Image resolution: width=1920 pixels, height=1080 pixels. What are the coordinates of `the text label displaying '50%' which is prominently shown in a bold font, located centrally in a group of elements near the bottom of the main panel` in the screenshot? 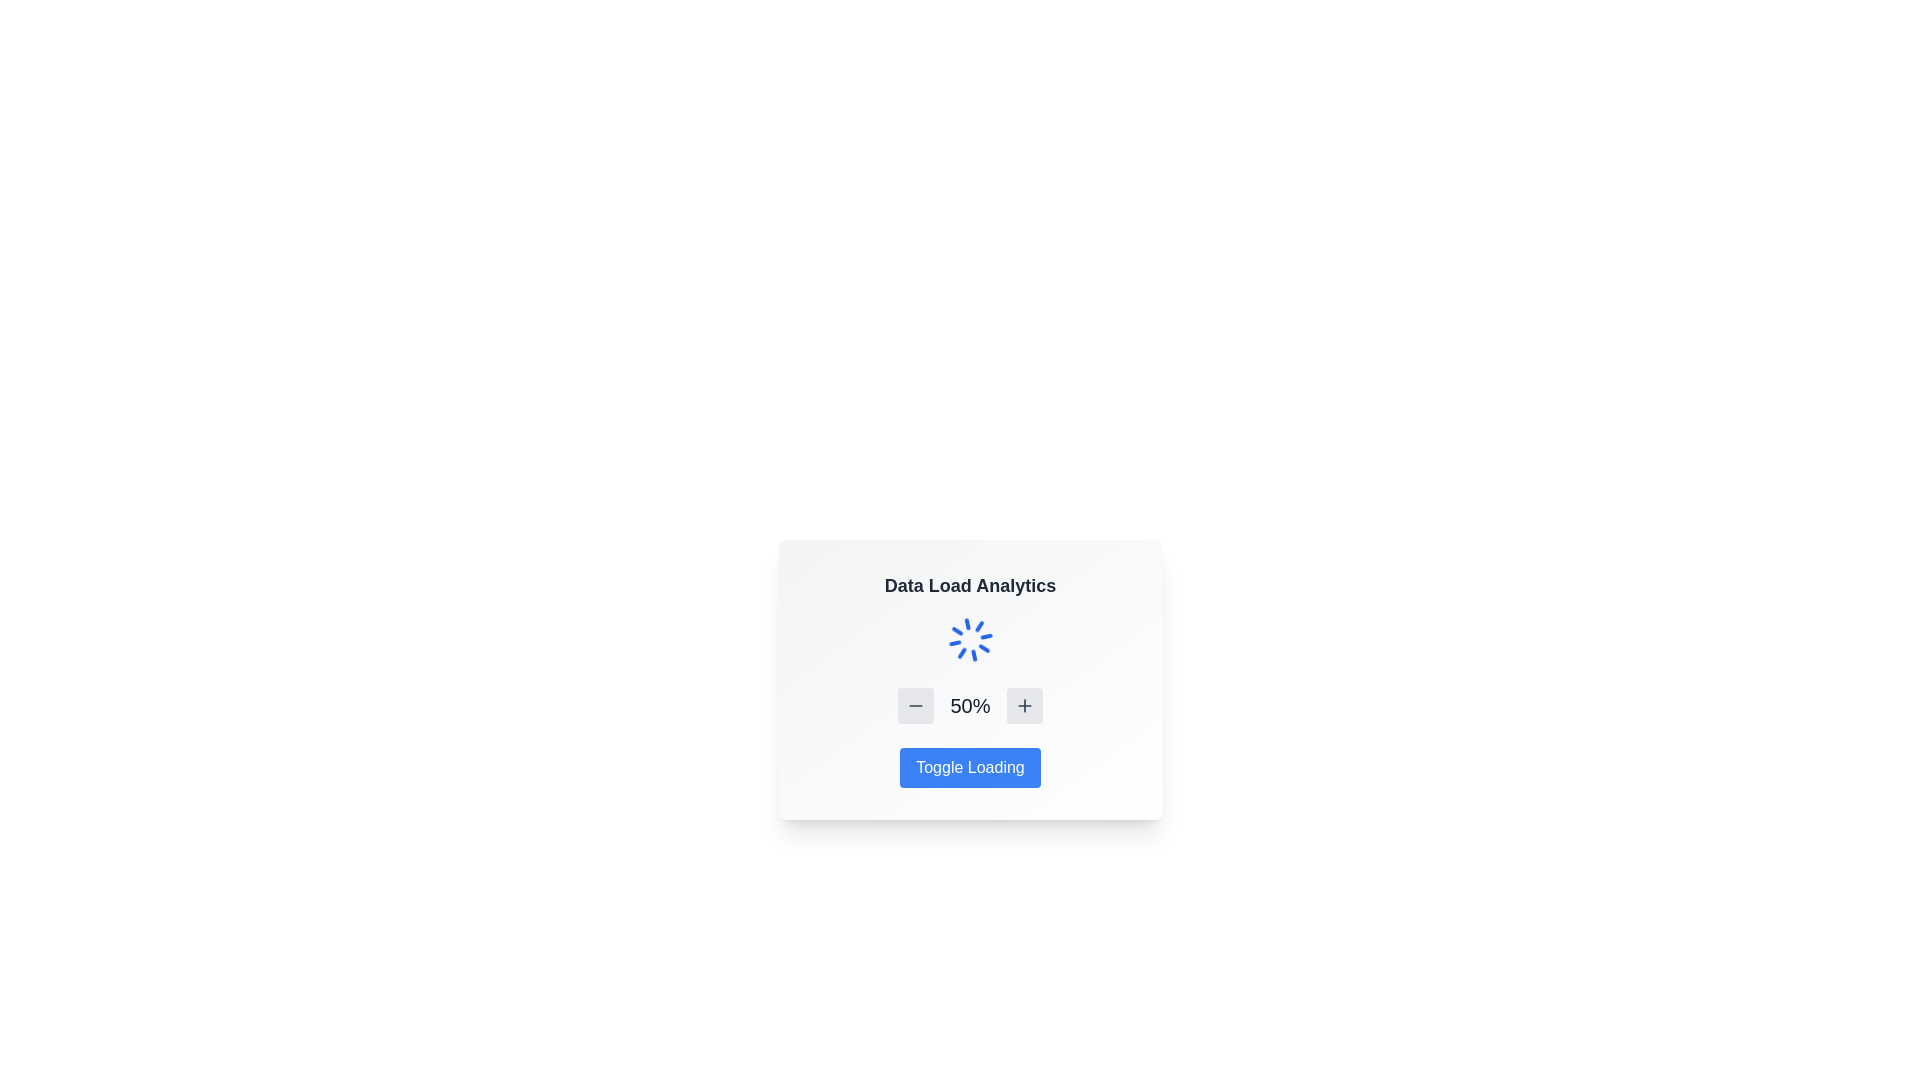 It's located at (970, 704).